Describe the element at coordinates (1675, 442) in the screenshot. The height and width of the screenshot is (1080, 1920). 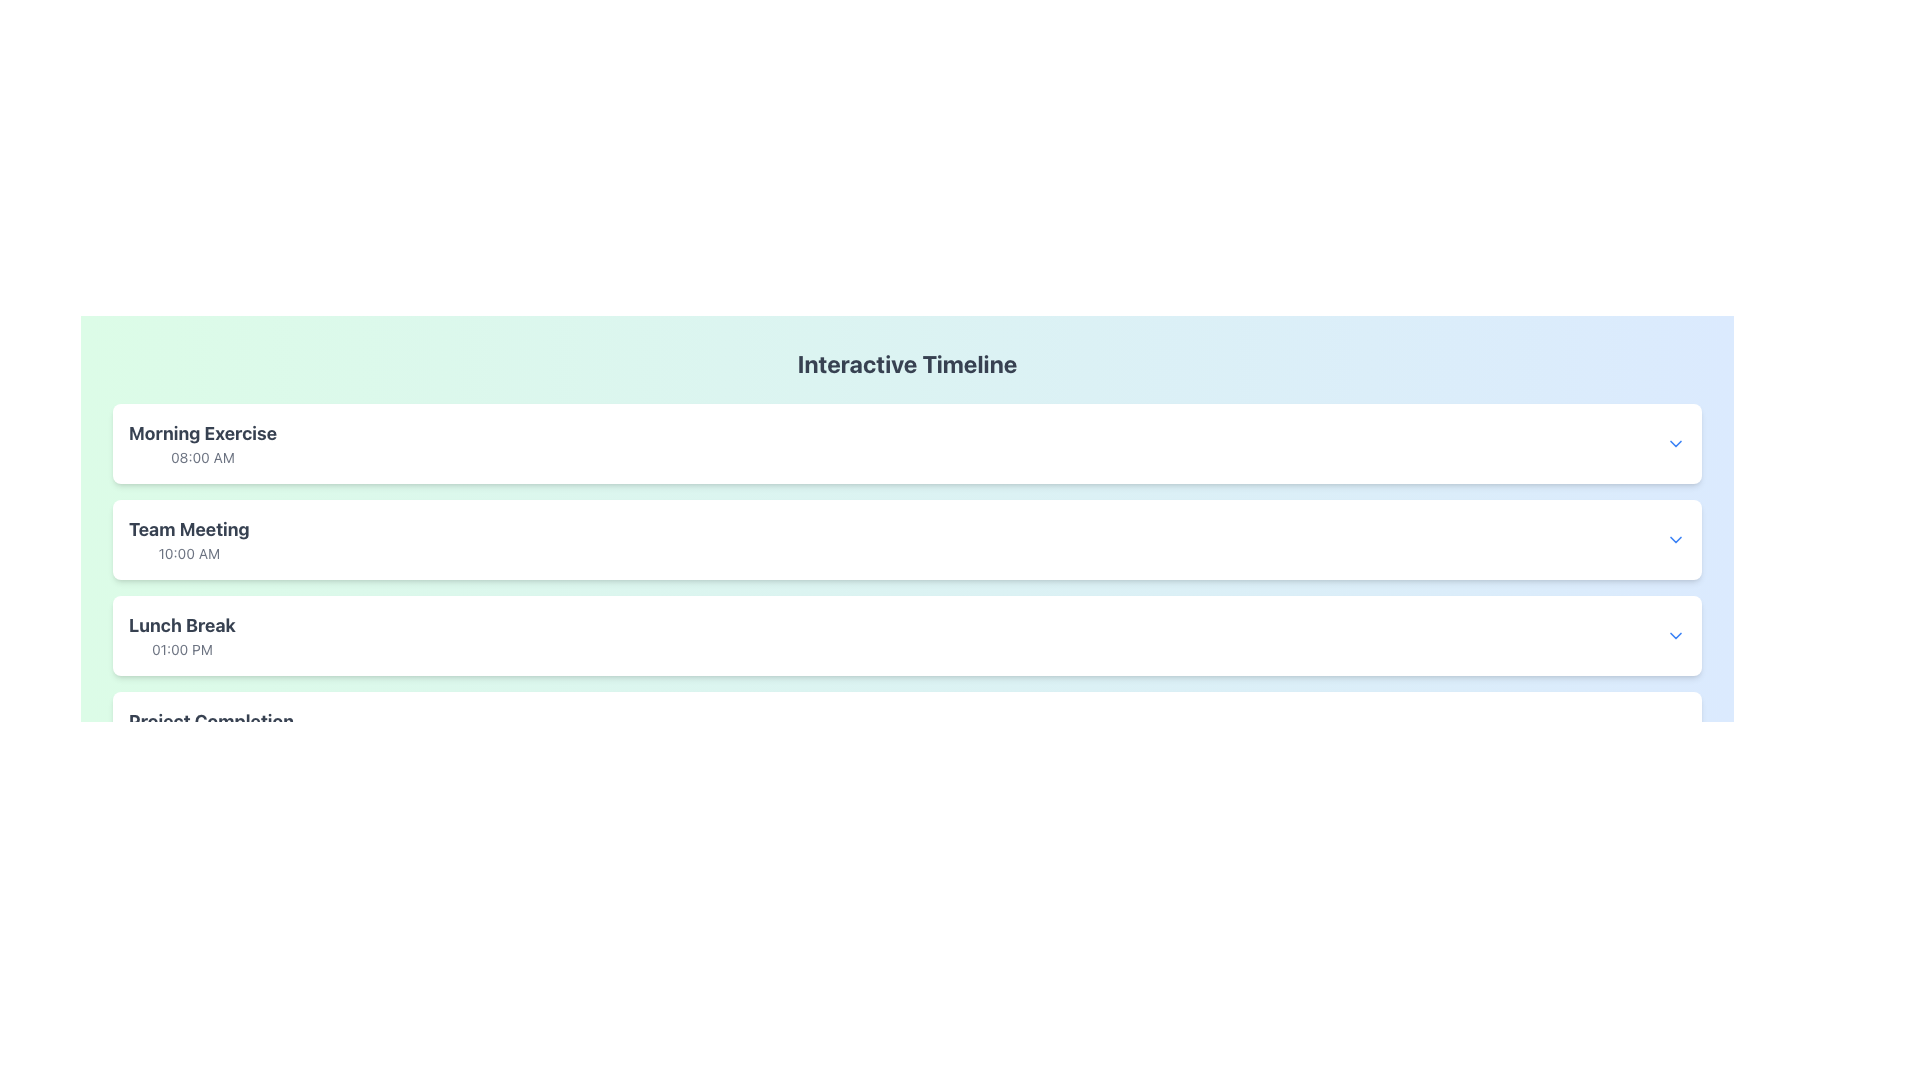
I see `the toggle button on the far-right side of the row for 'Morning Exercise 08:00 AM'` at that location.